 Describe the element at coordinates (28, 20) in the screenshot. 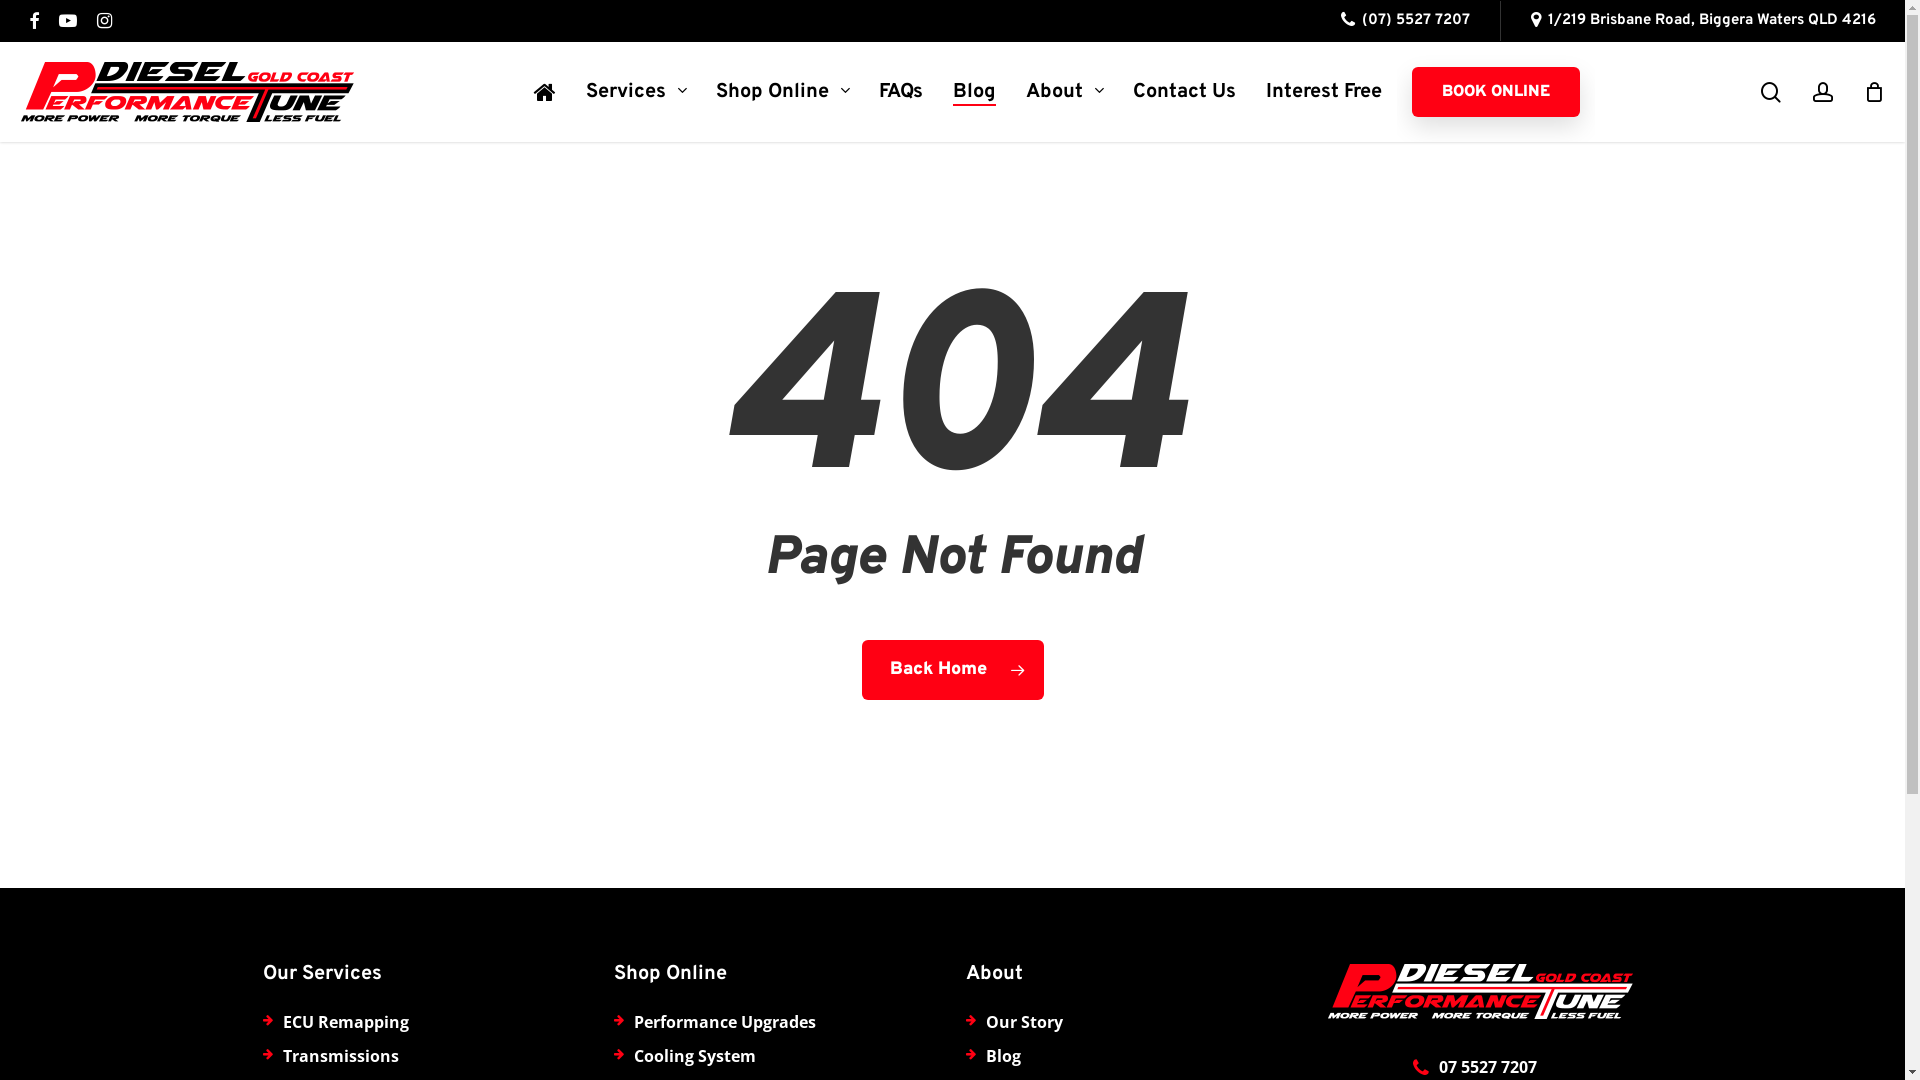

I see `'facebook'` at that location.